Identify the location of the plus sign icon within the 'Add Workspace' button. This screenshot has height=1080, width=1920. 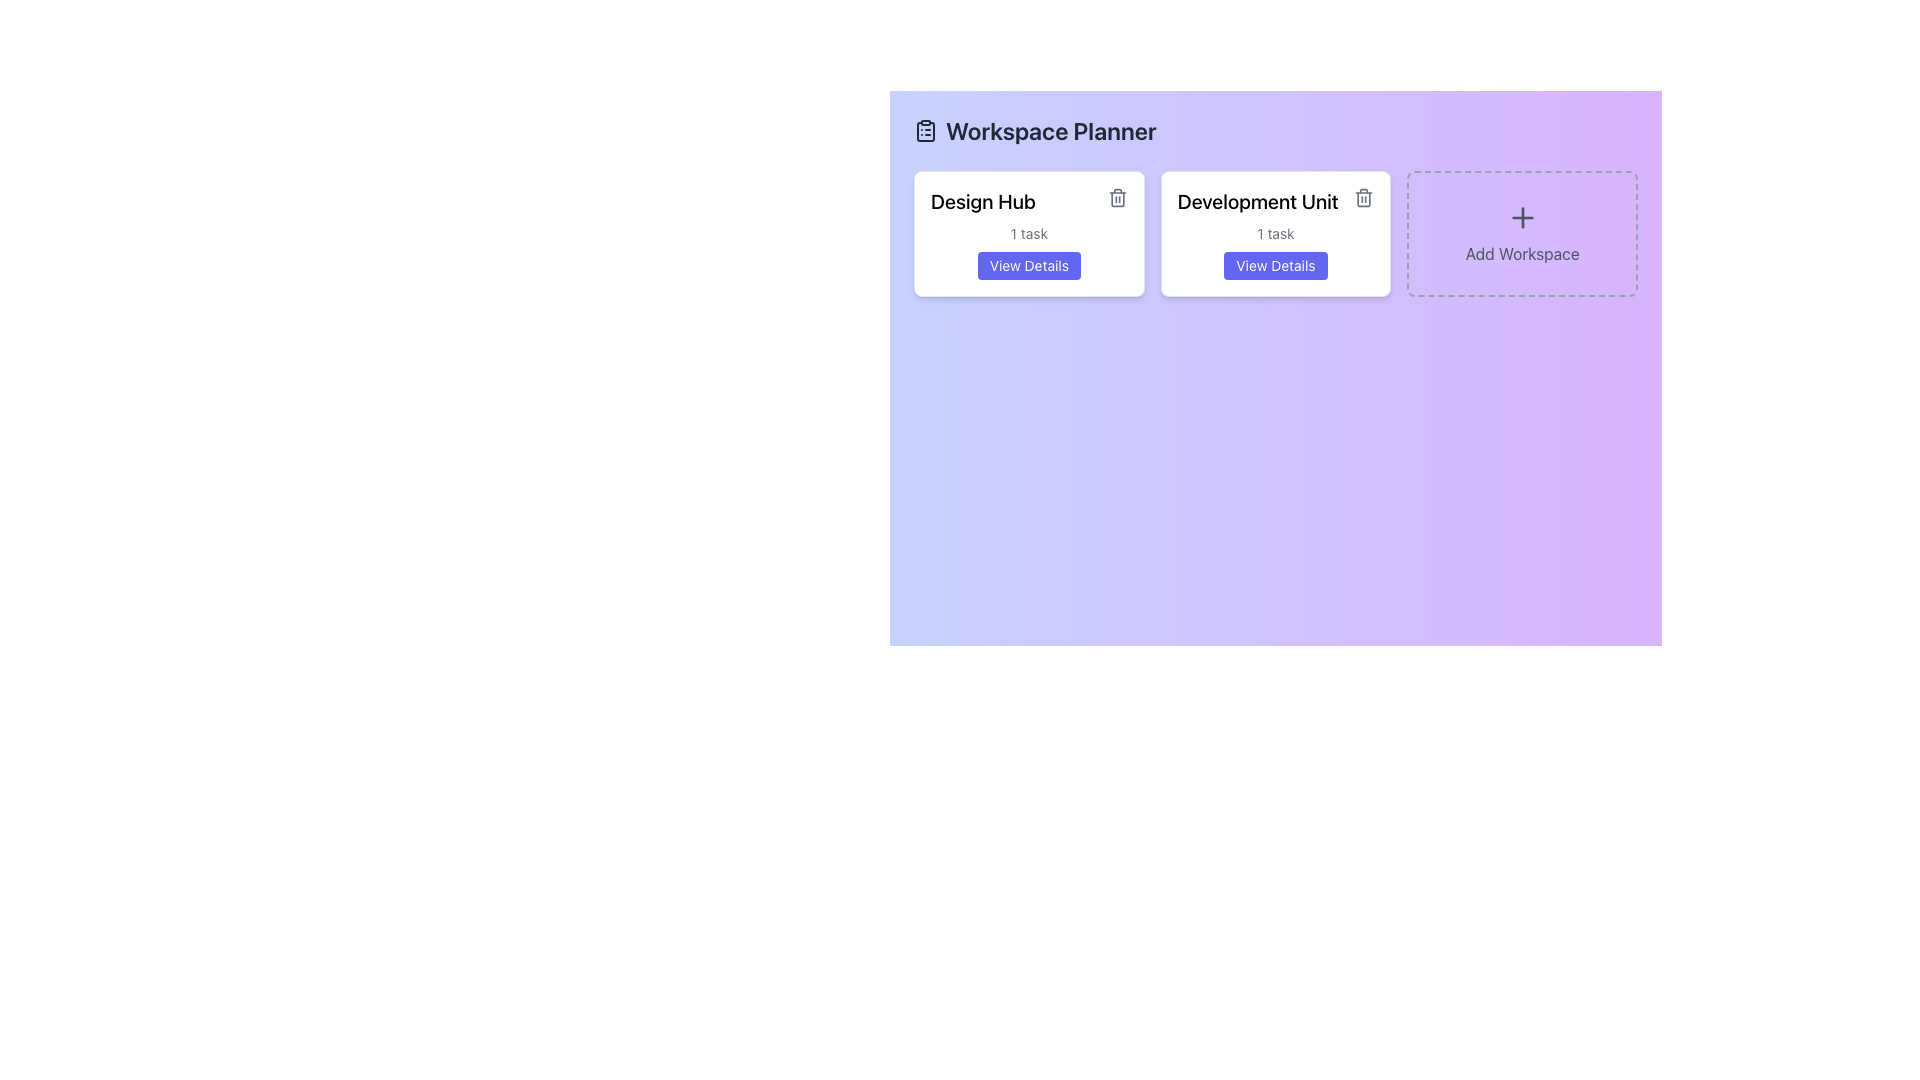
(1521, 218).